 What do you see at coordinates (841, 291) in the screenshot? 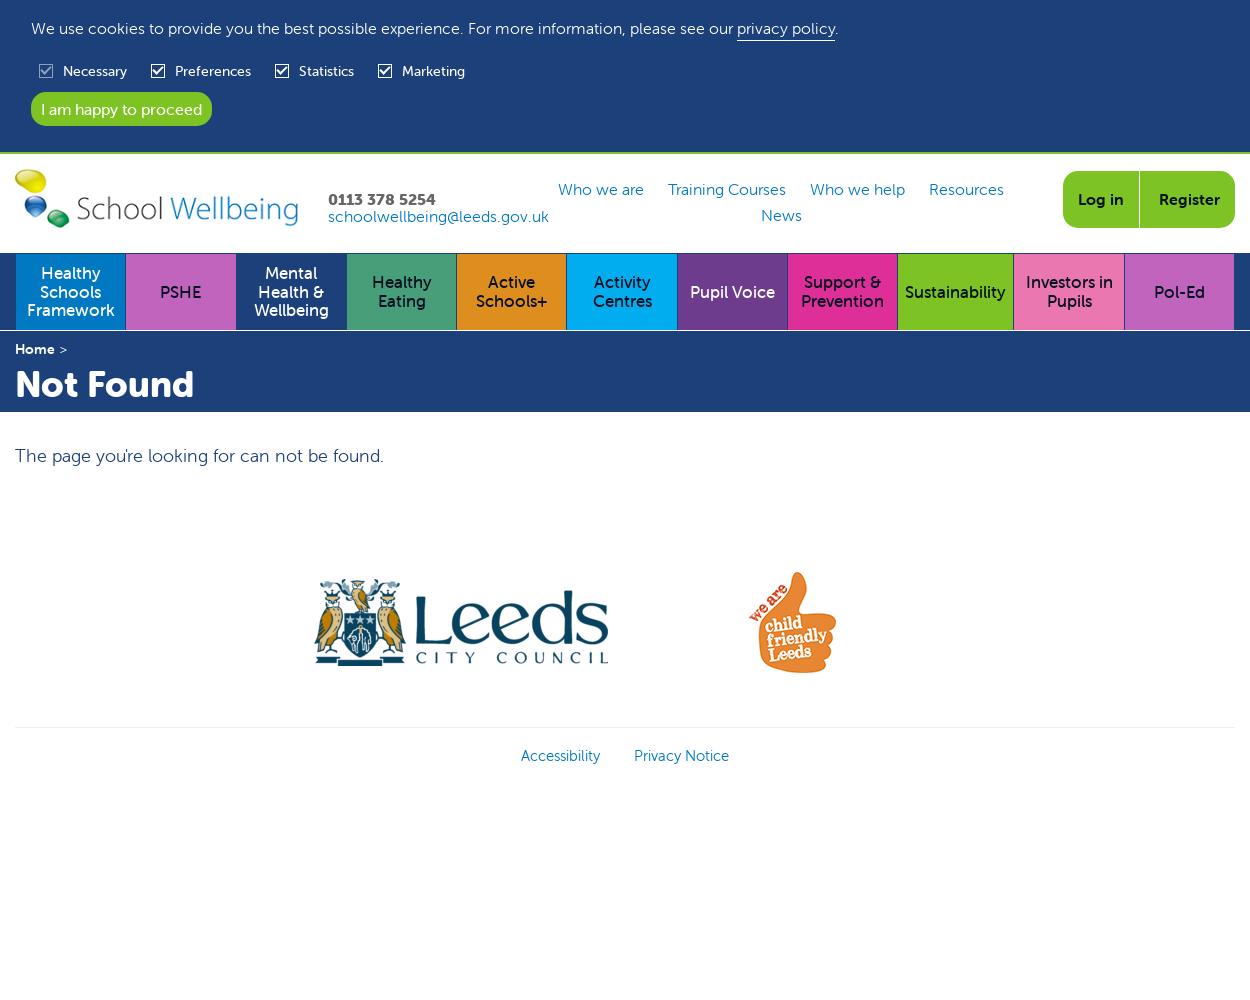
I see `'Support & Prevention'` at bounding box center [841, 291].